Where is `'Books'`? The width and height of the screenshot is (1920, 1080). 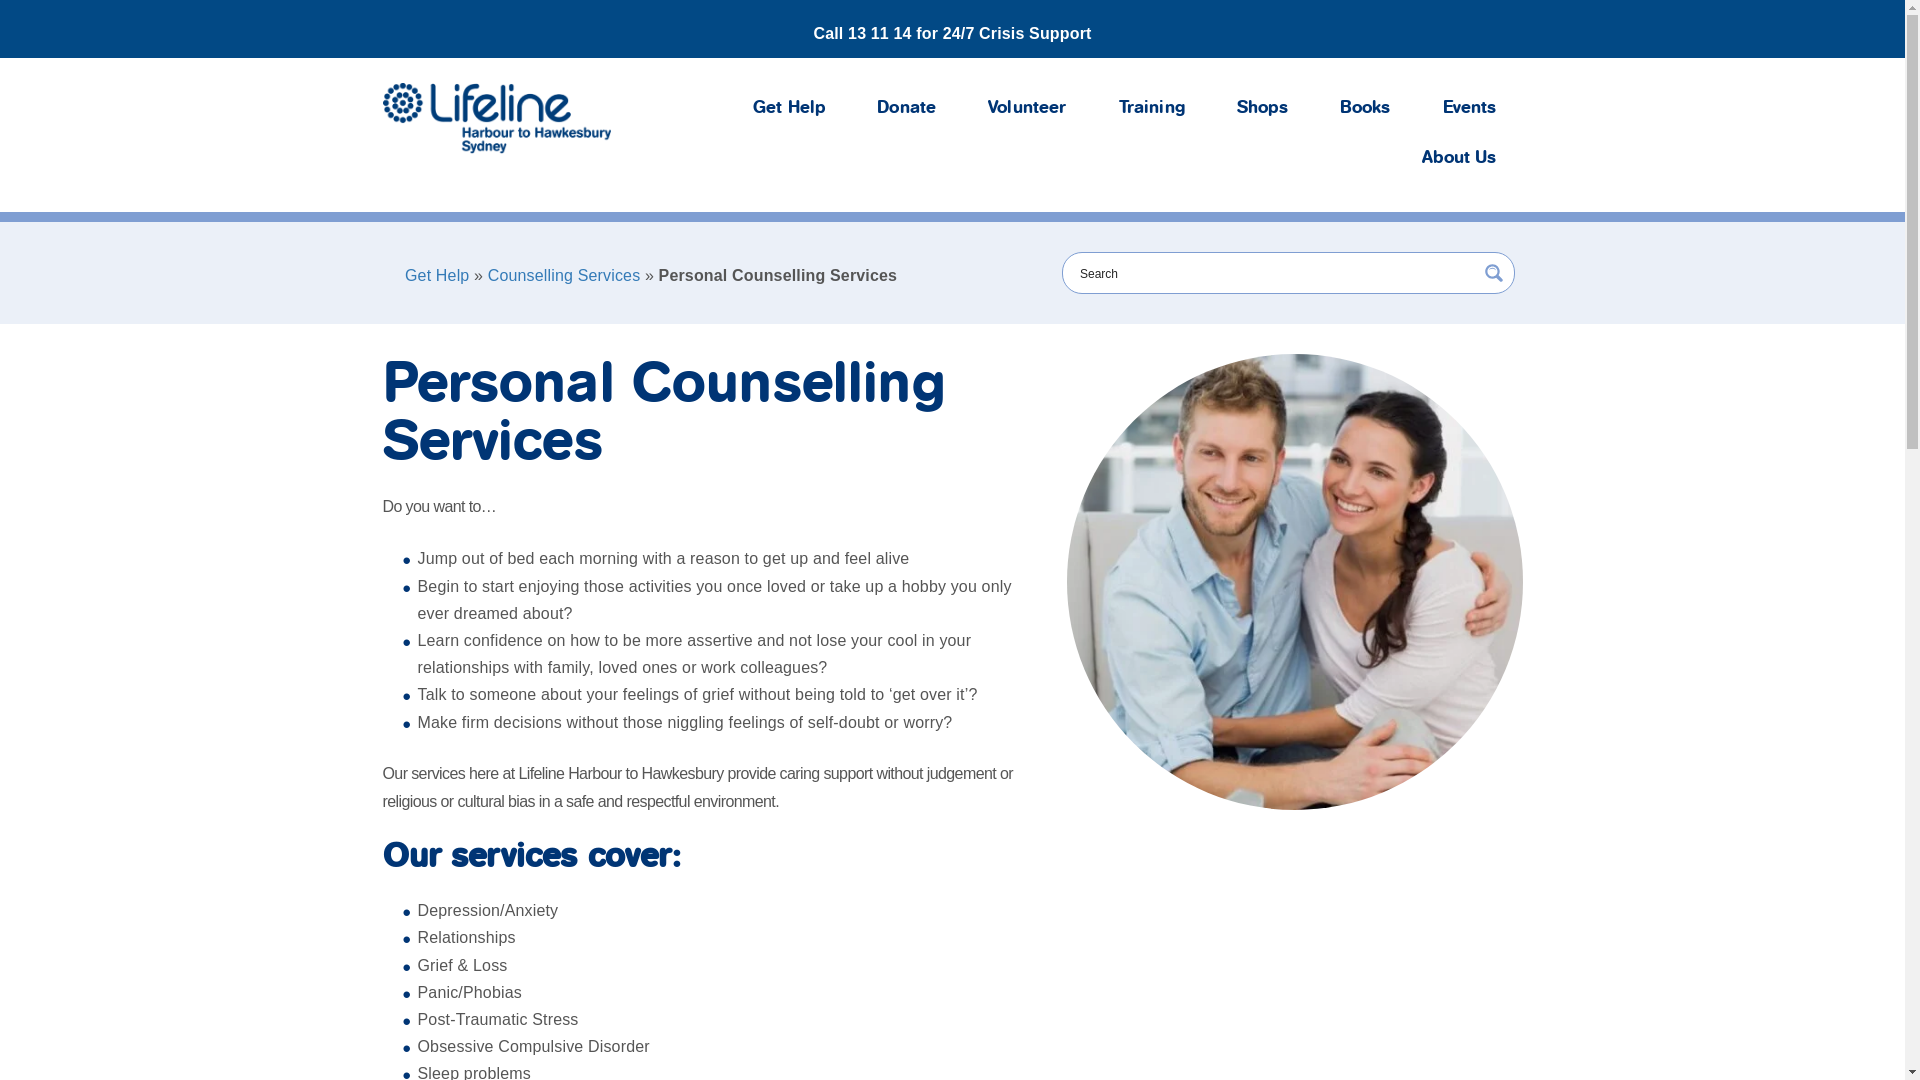
'Books' is located at coordinates (1364, 108).